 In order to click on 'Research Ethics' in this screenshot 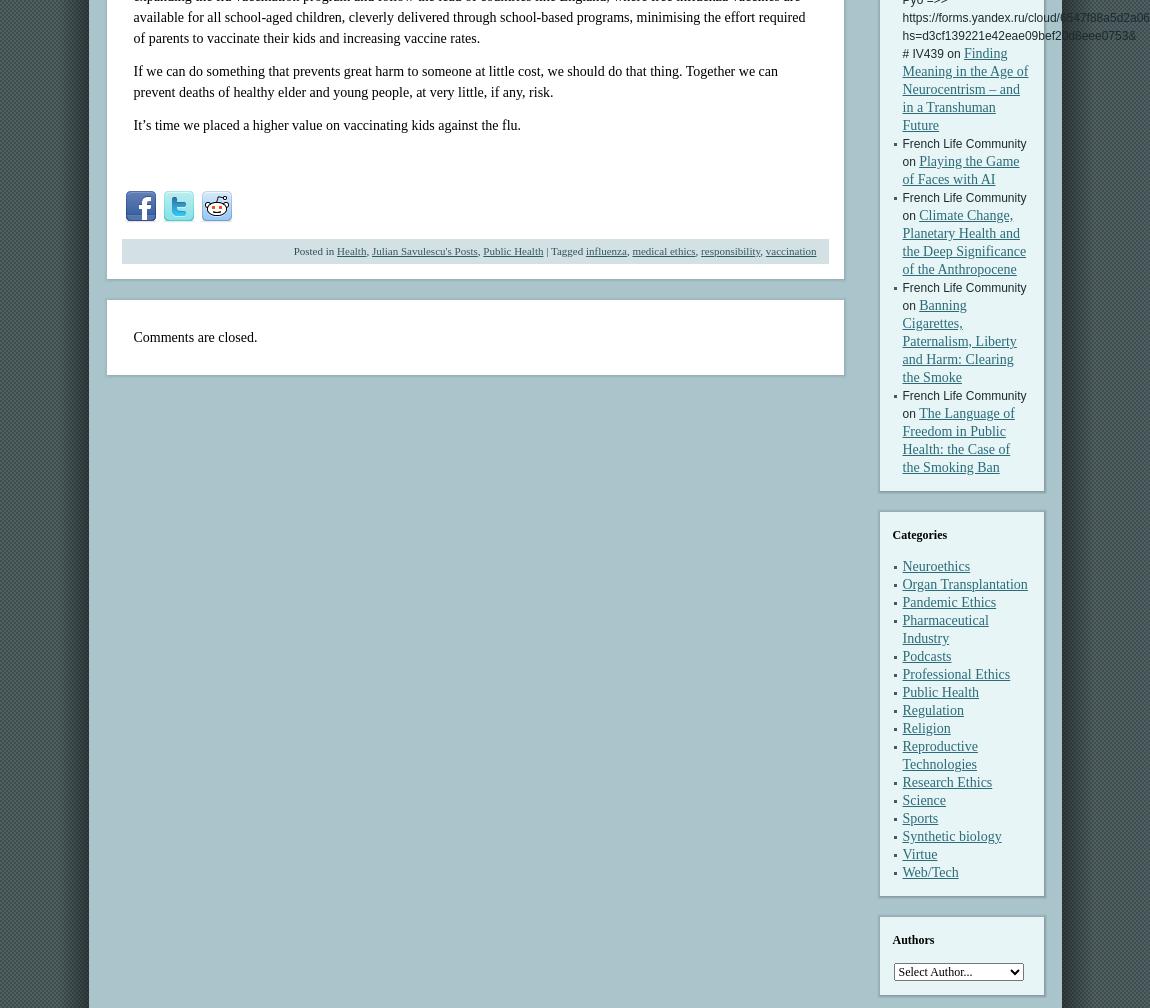, I will do `click(947, 782)`.